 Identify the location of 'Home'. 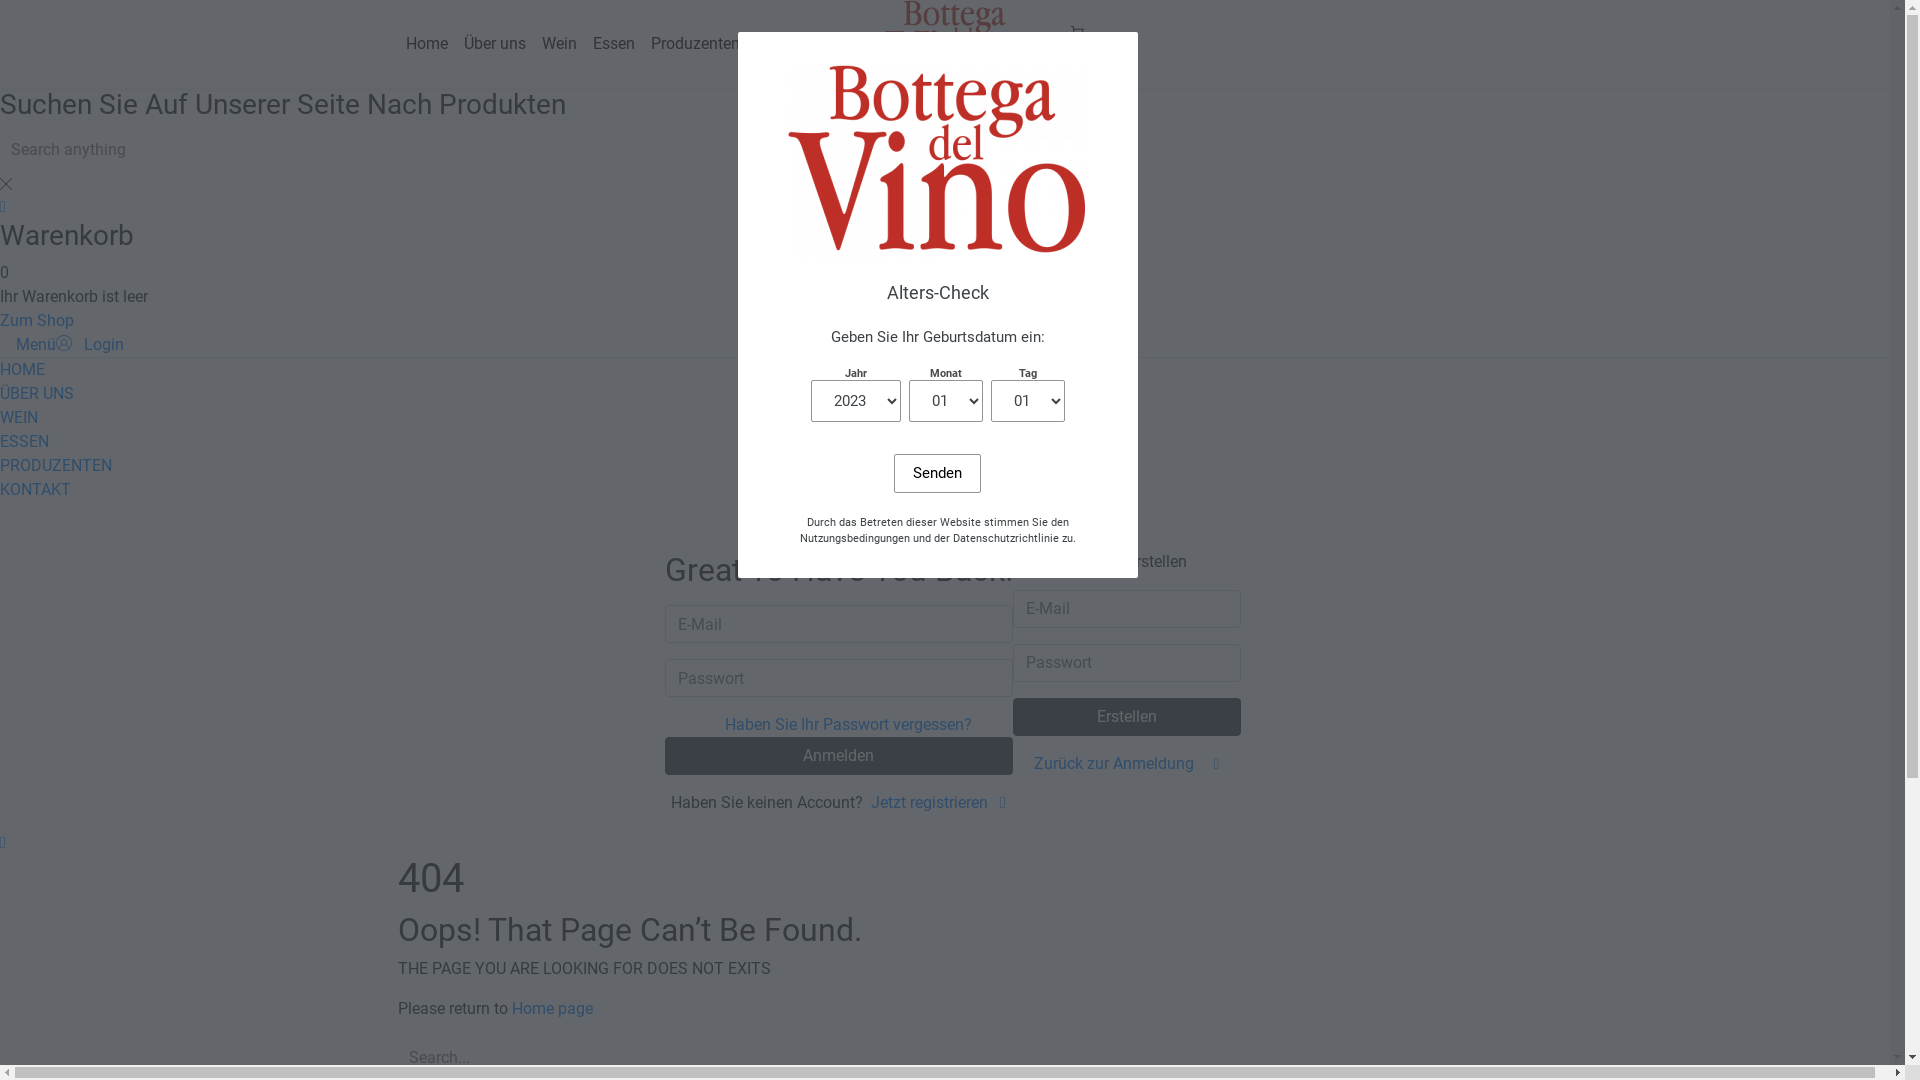
(426, 43).